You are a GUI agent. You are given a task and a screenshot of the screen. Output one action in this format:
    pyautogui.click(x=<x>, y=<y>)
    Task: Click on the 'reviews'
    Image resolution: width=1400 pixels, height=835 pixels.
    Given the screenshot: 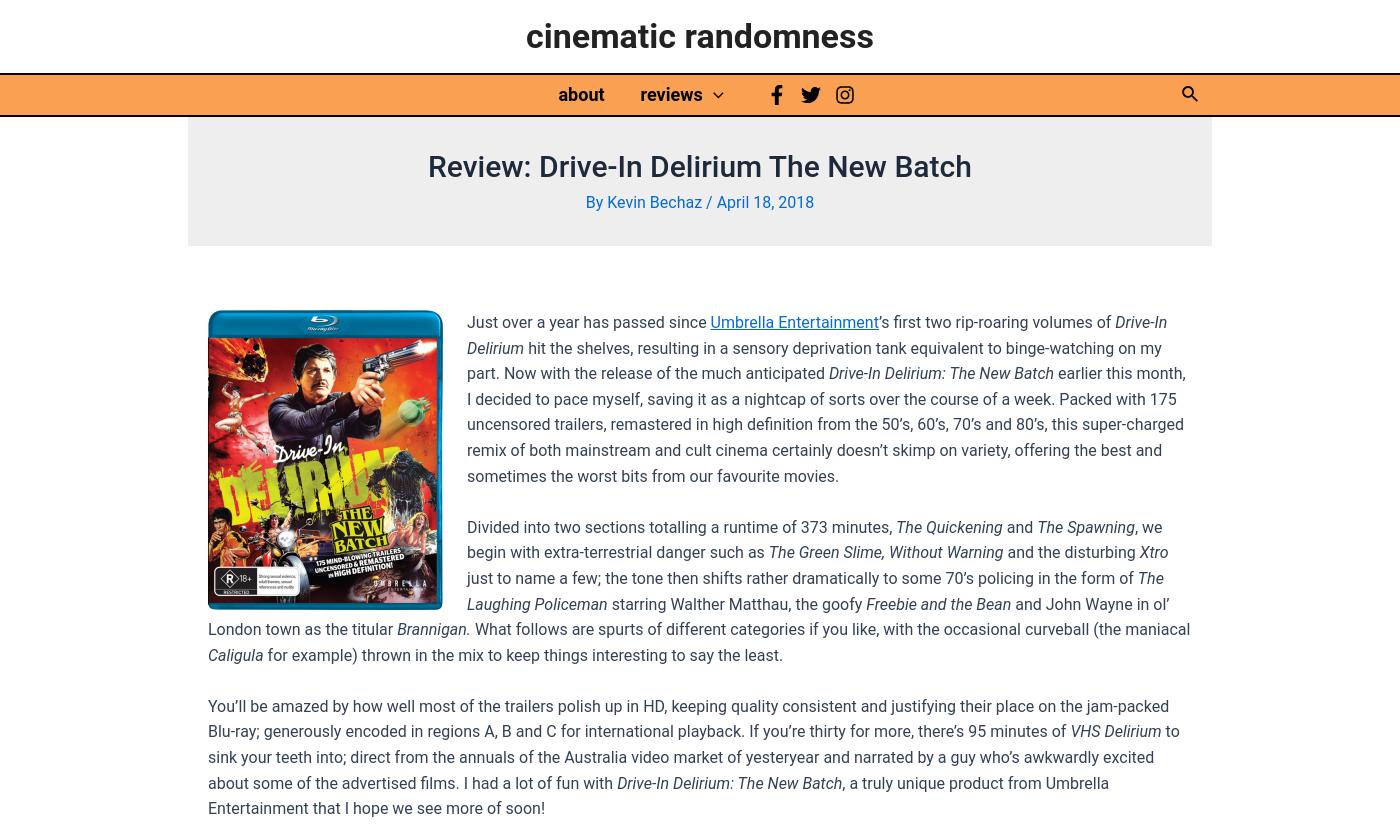 What is the action you would take?
    pyautogui.click(x=671, y=92)
    